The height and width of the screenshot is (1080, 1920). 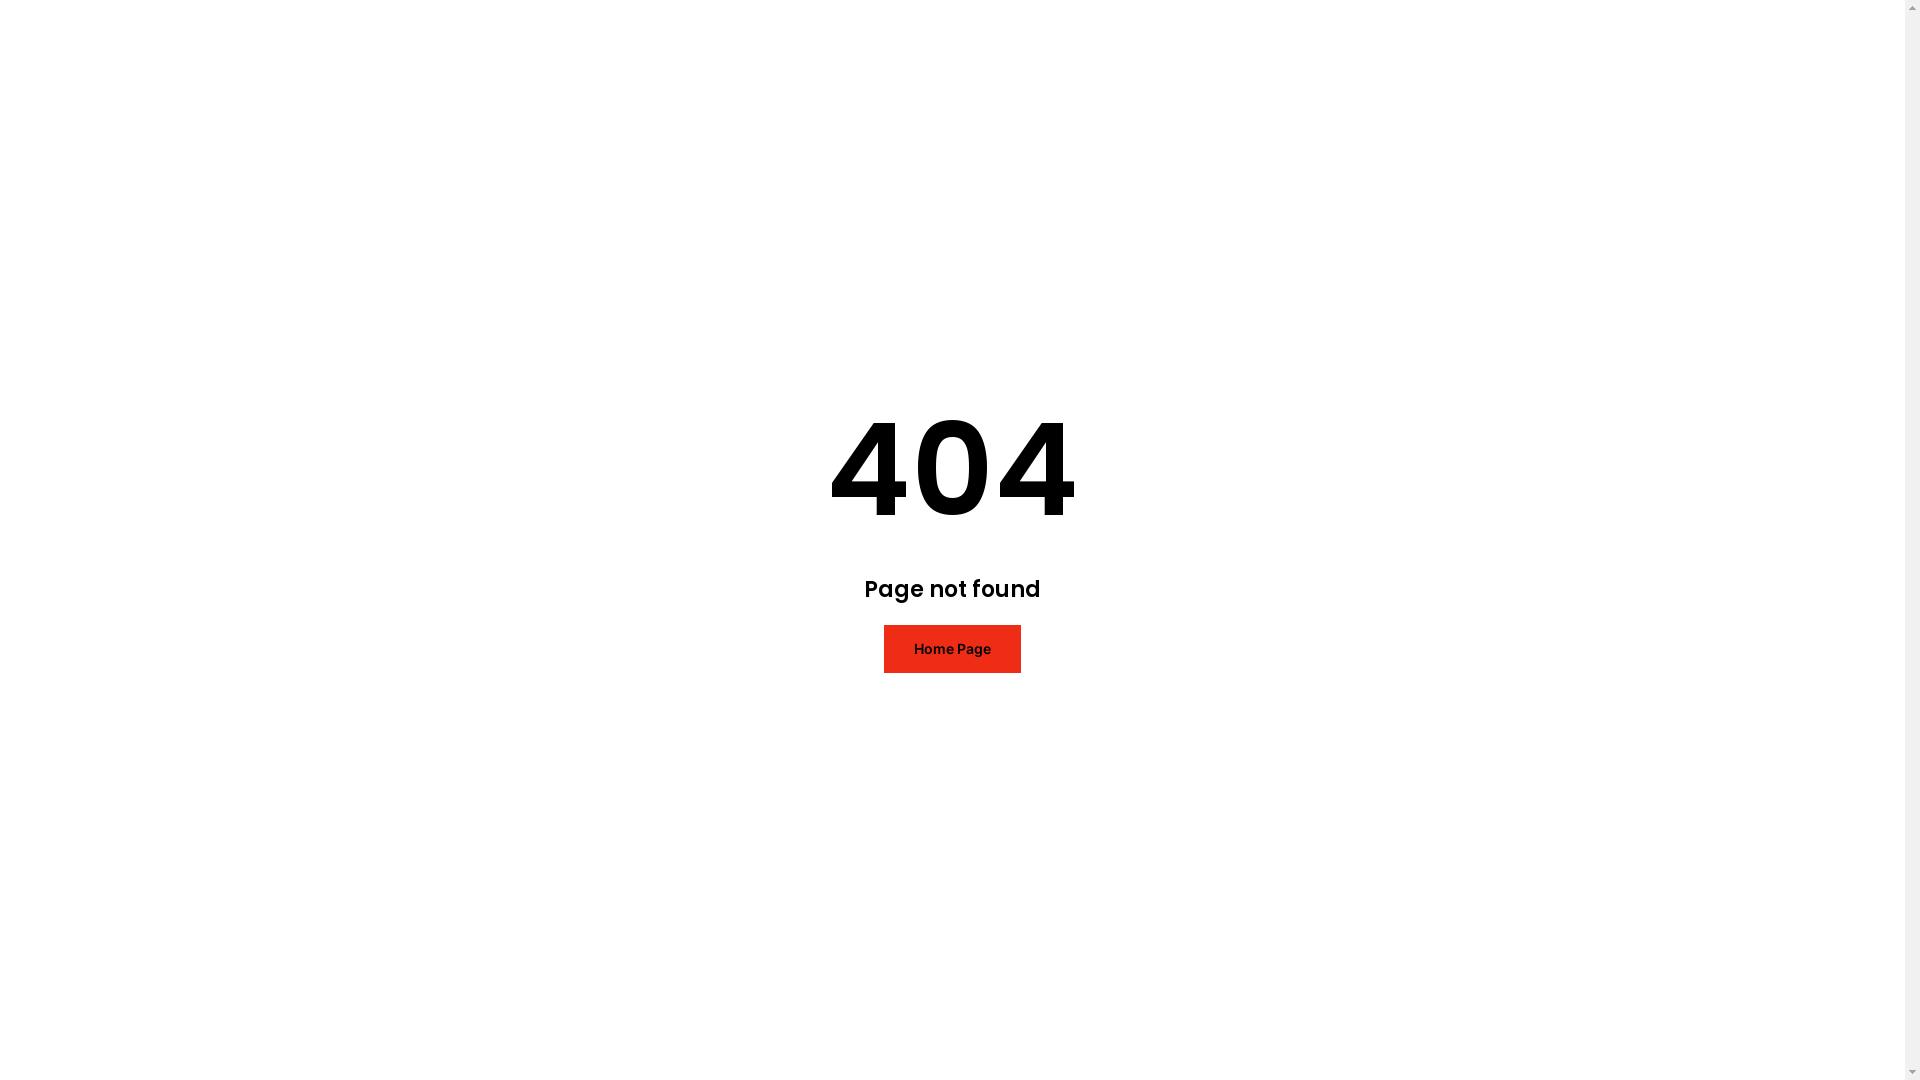 I want to click on 'Home Page', so click(x=951, y=648).